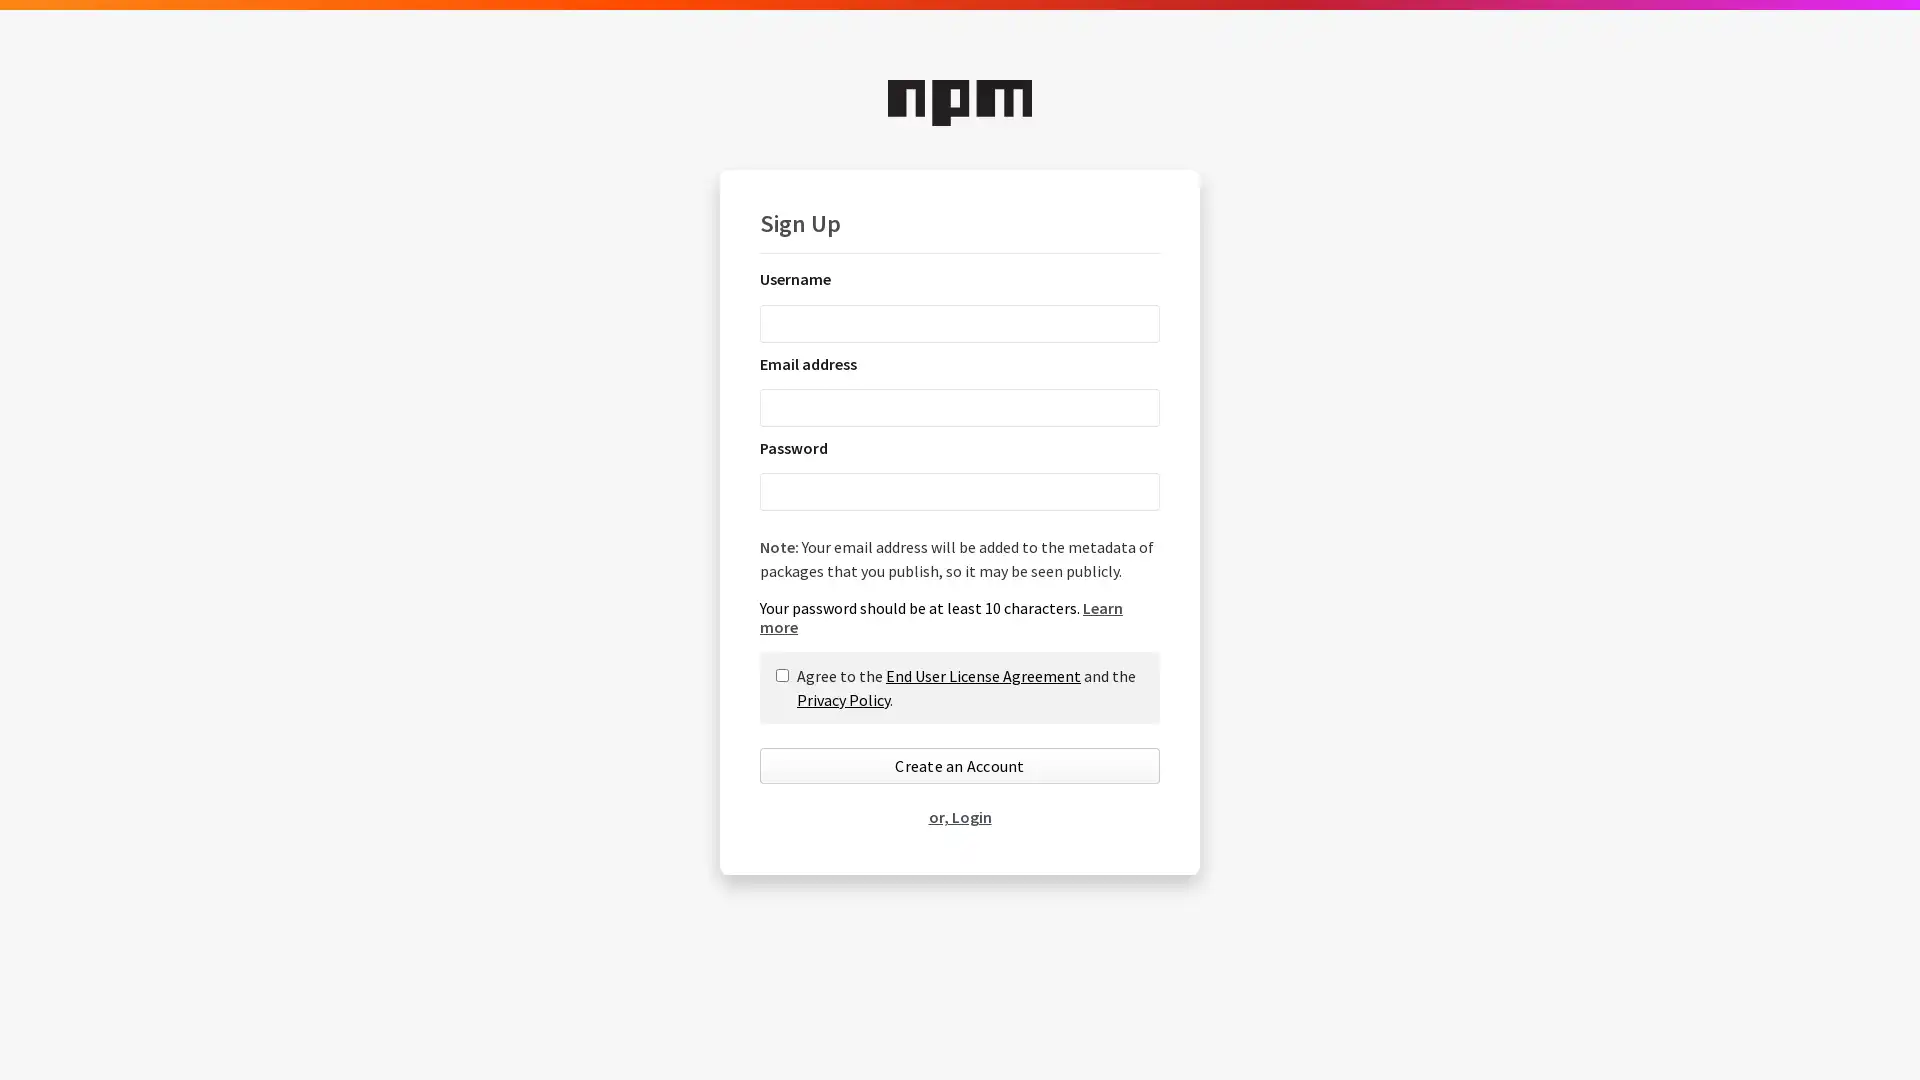 The image size is (1920, 1080). Describe the element at coordinates (960, 765) in the screenshot. I see `Create an Account` at that location.